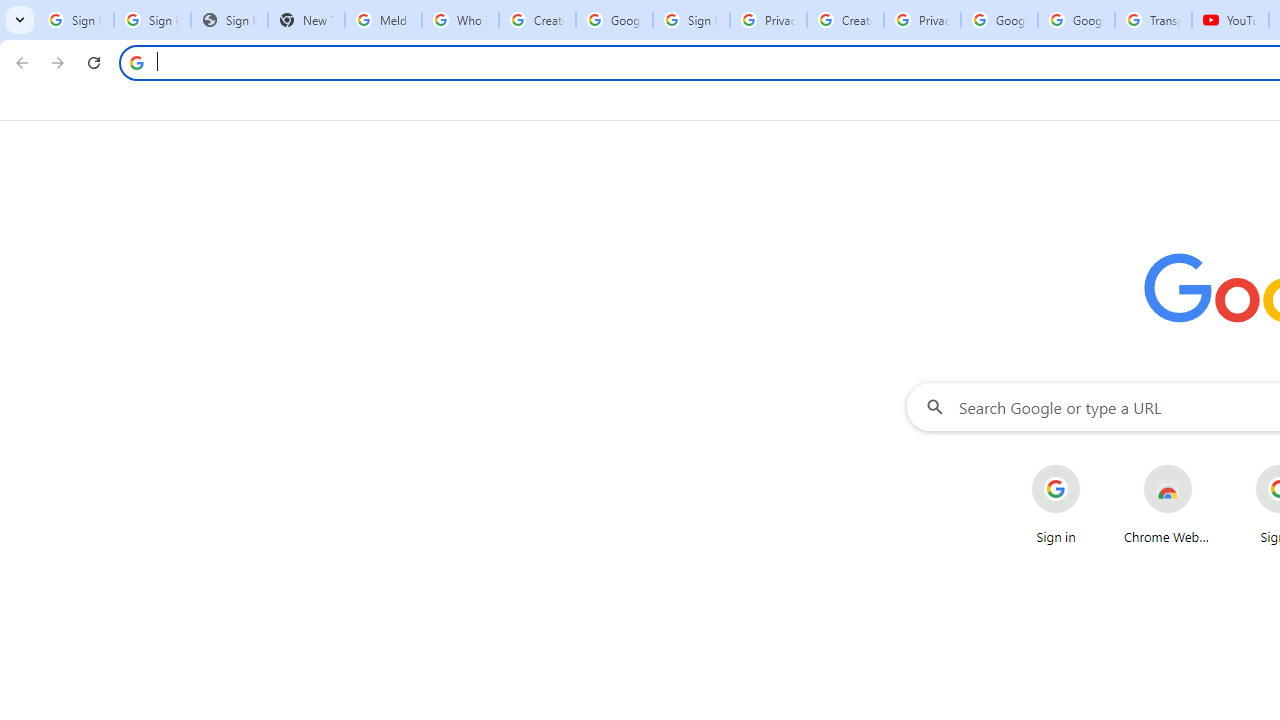 This screenshot has height=720, width=1280. Describe the element at coordinates (1207, 466) in the screenshot. I see `'More actions for Chrome Web Store shortcut'` at that location.